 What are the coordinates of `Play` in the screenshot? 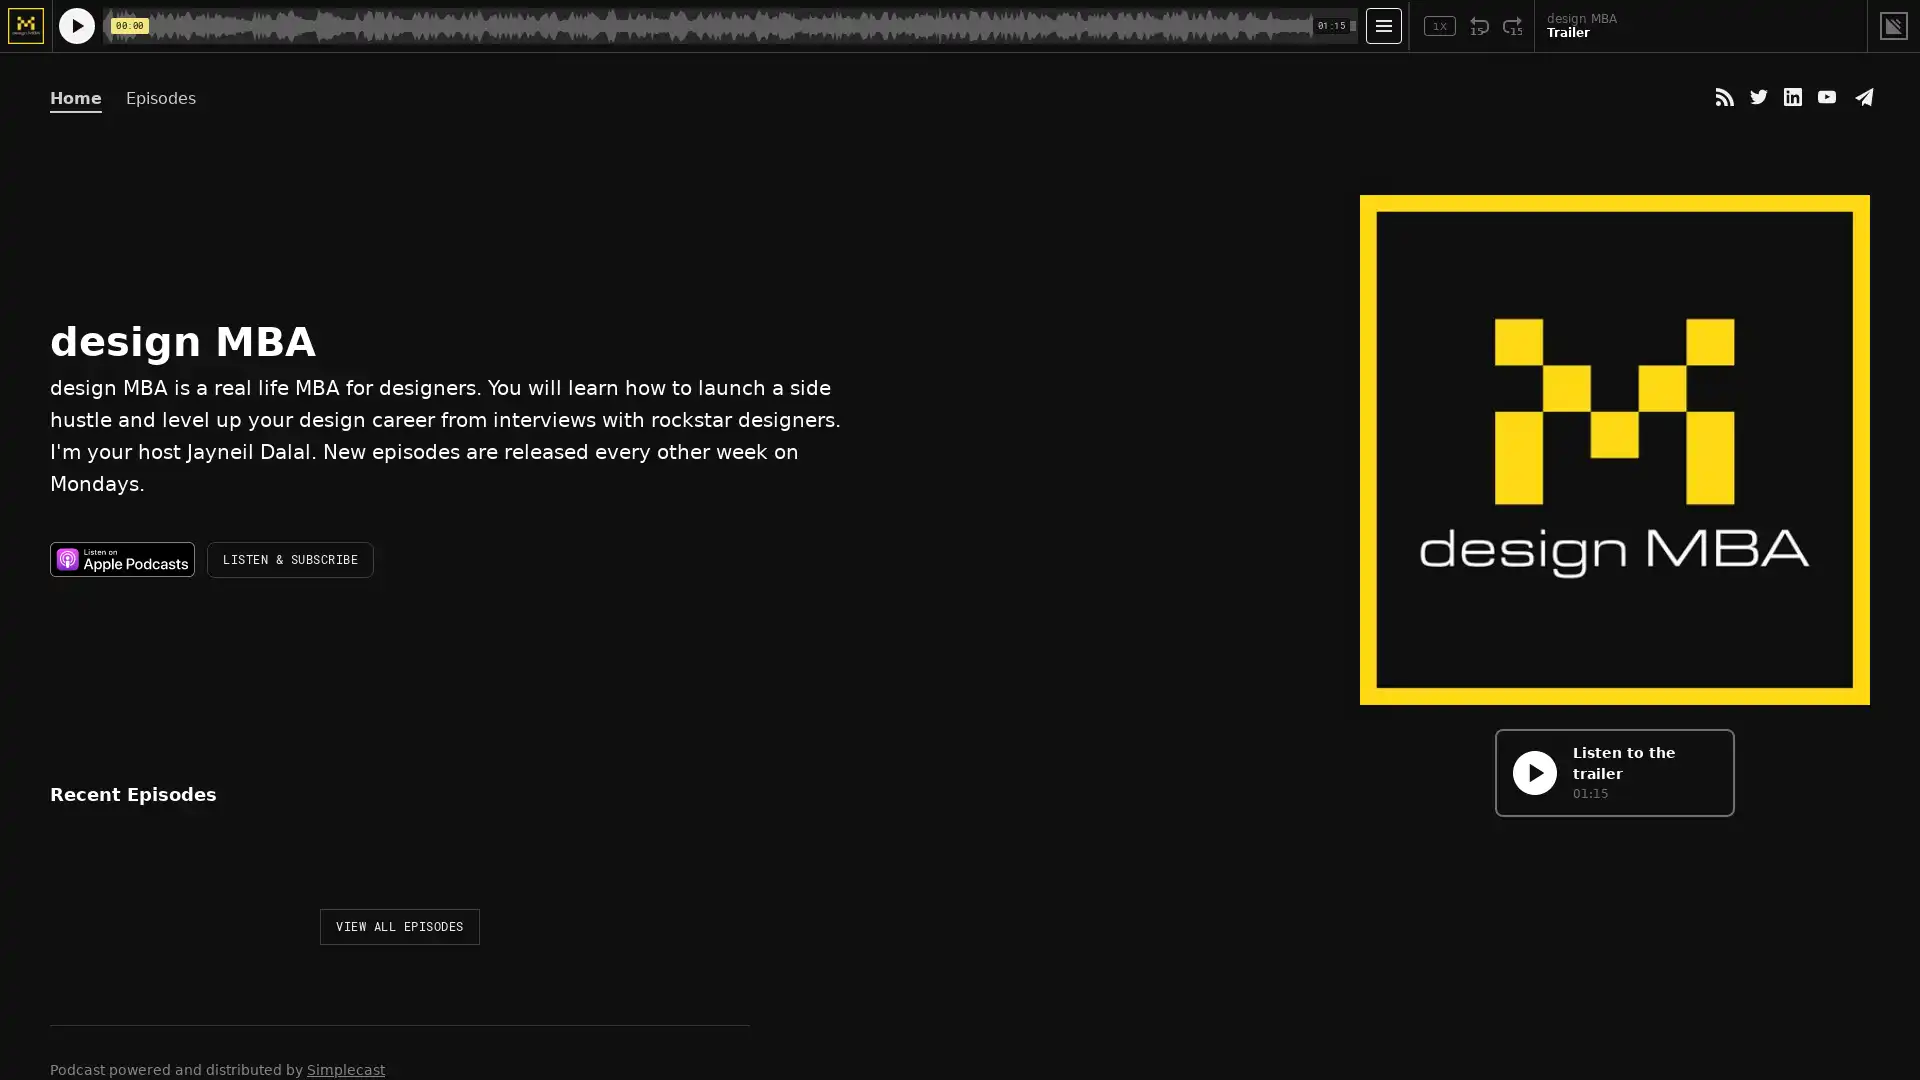 It's located at (76, 26).